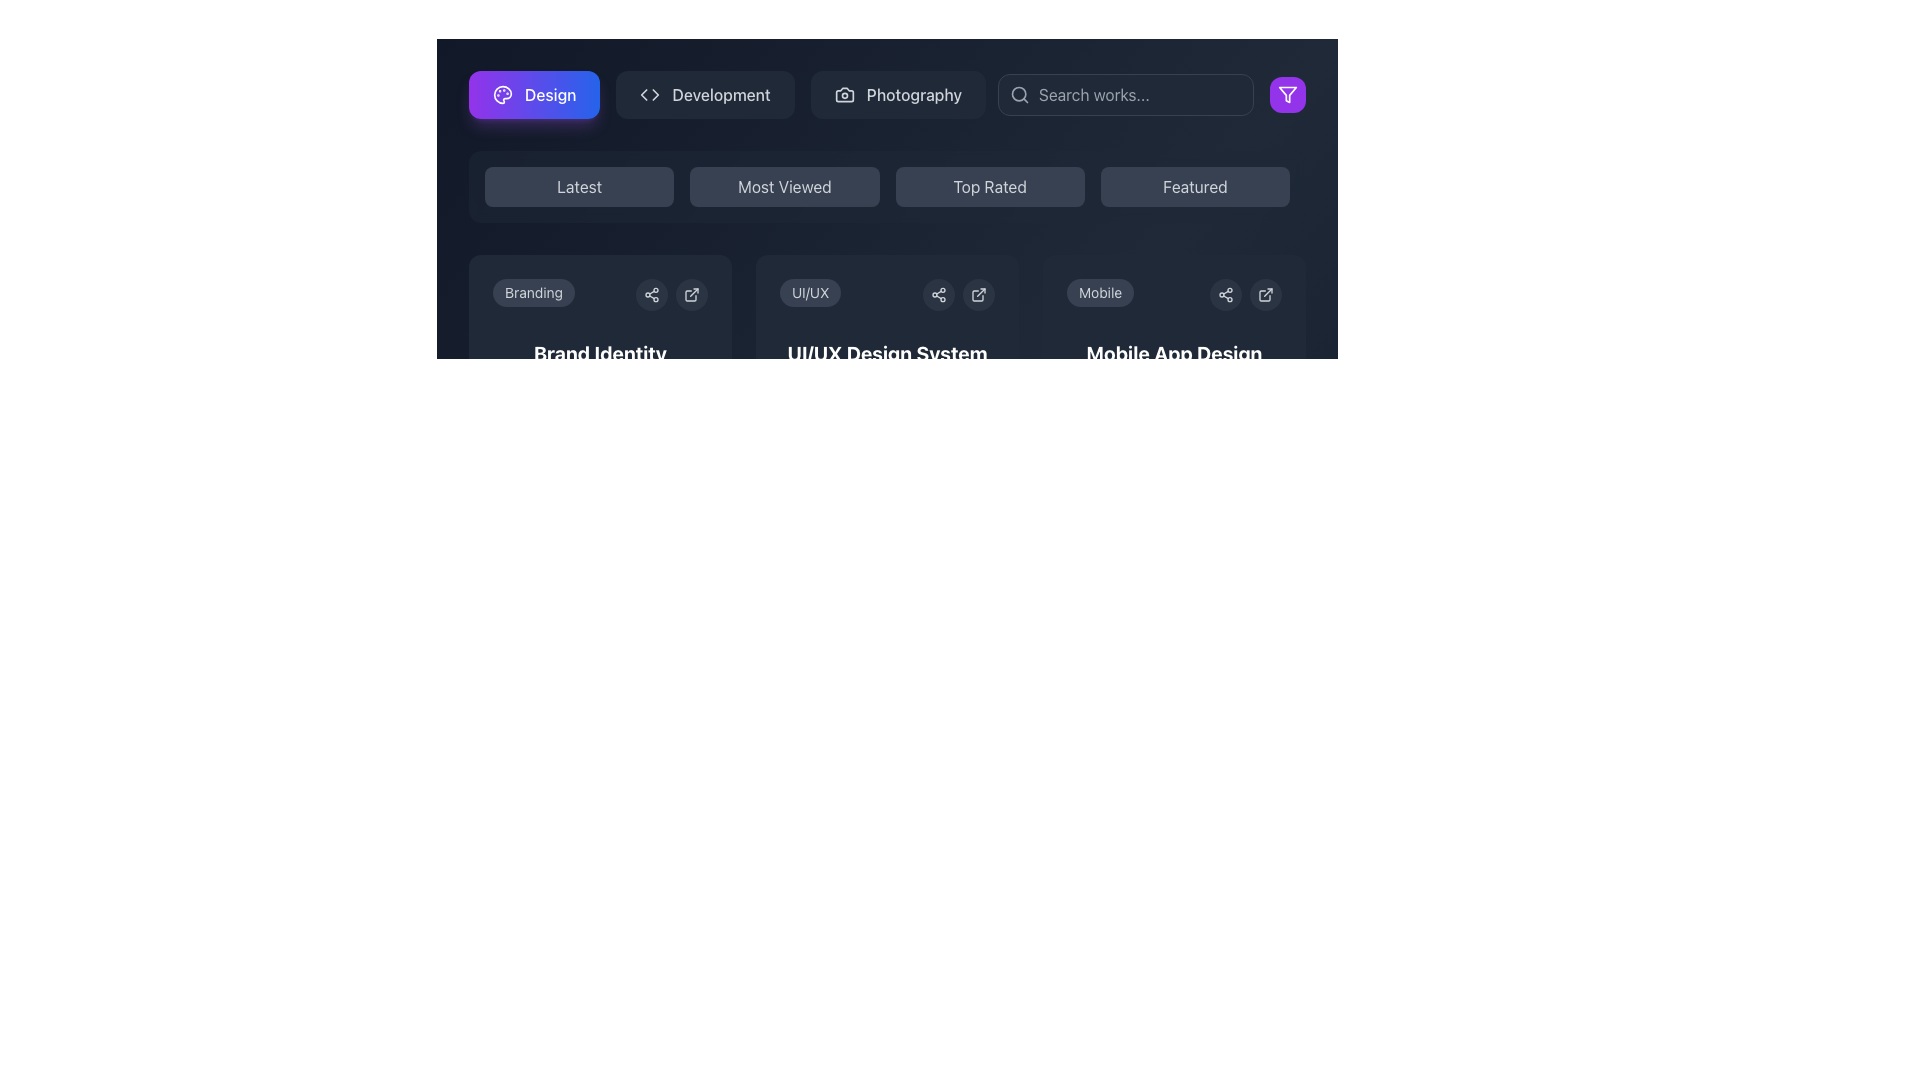  Describe the element at coordinates (783, 186) in the screenshot. I see `the 'Most Viewed' button, which is a rectangular button with rounded corners and a dark gray background` at that location.